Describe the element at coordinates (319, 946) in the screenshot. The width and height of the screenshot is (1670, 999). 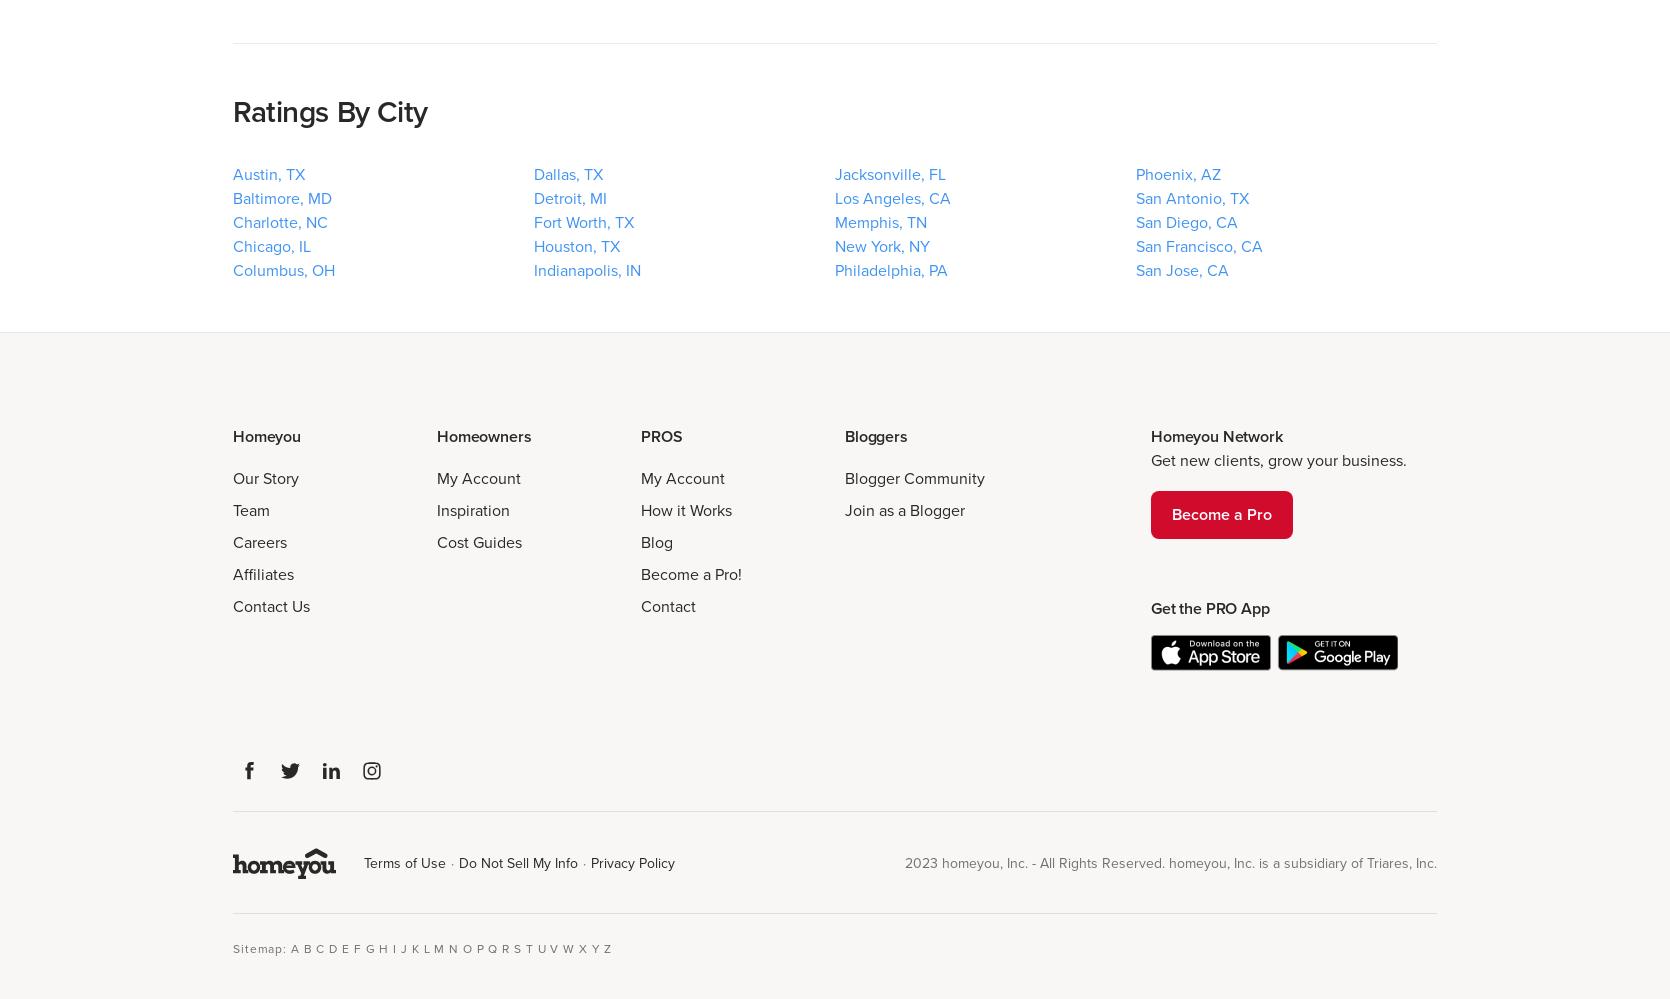
I see `'C'` at that location.